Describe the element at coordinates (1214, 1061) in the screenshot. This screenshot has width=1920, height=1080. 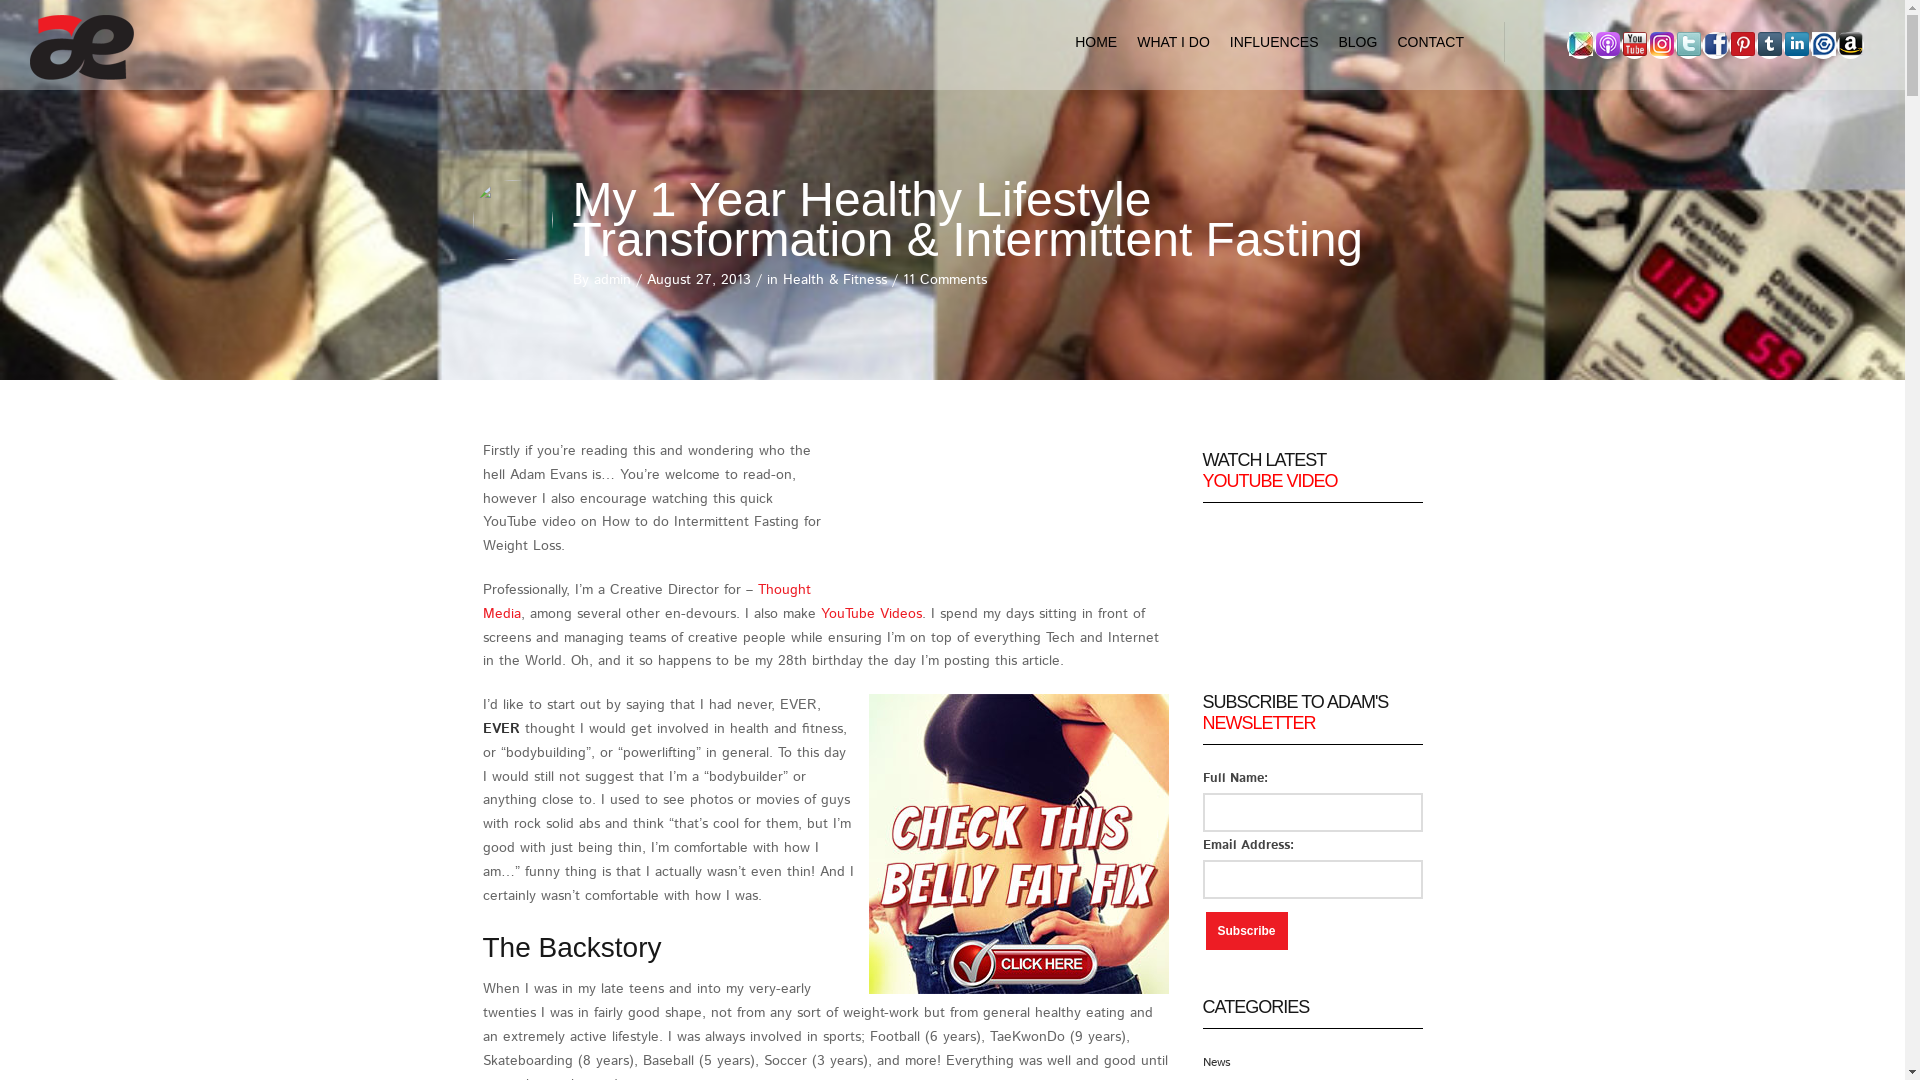
I see `'News'` at that location.